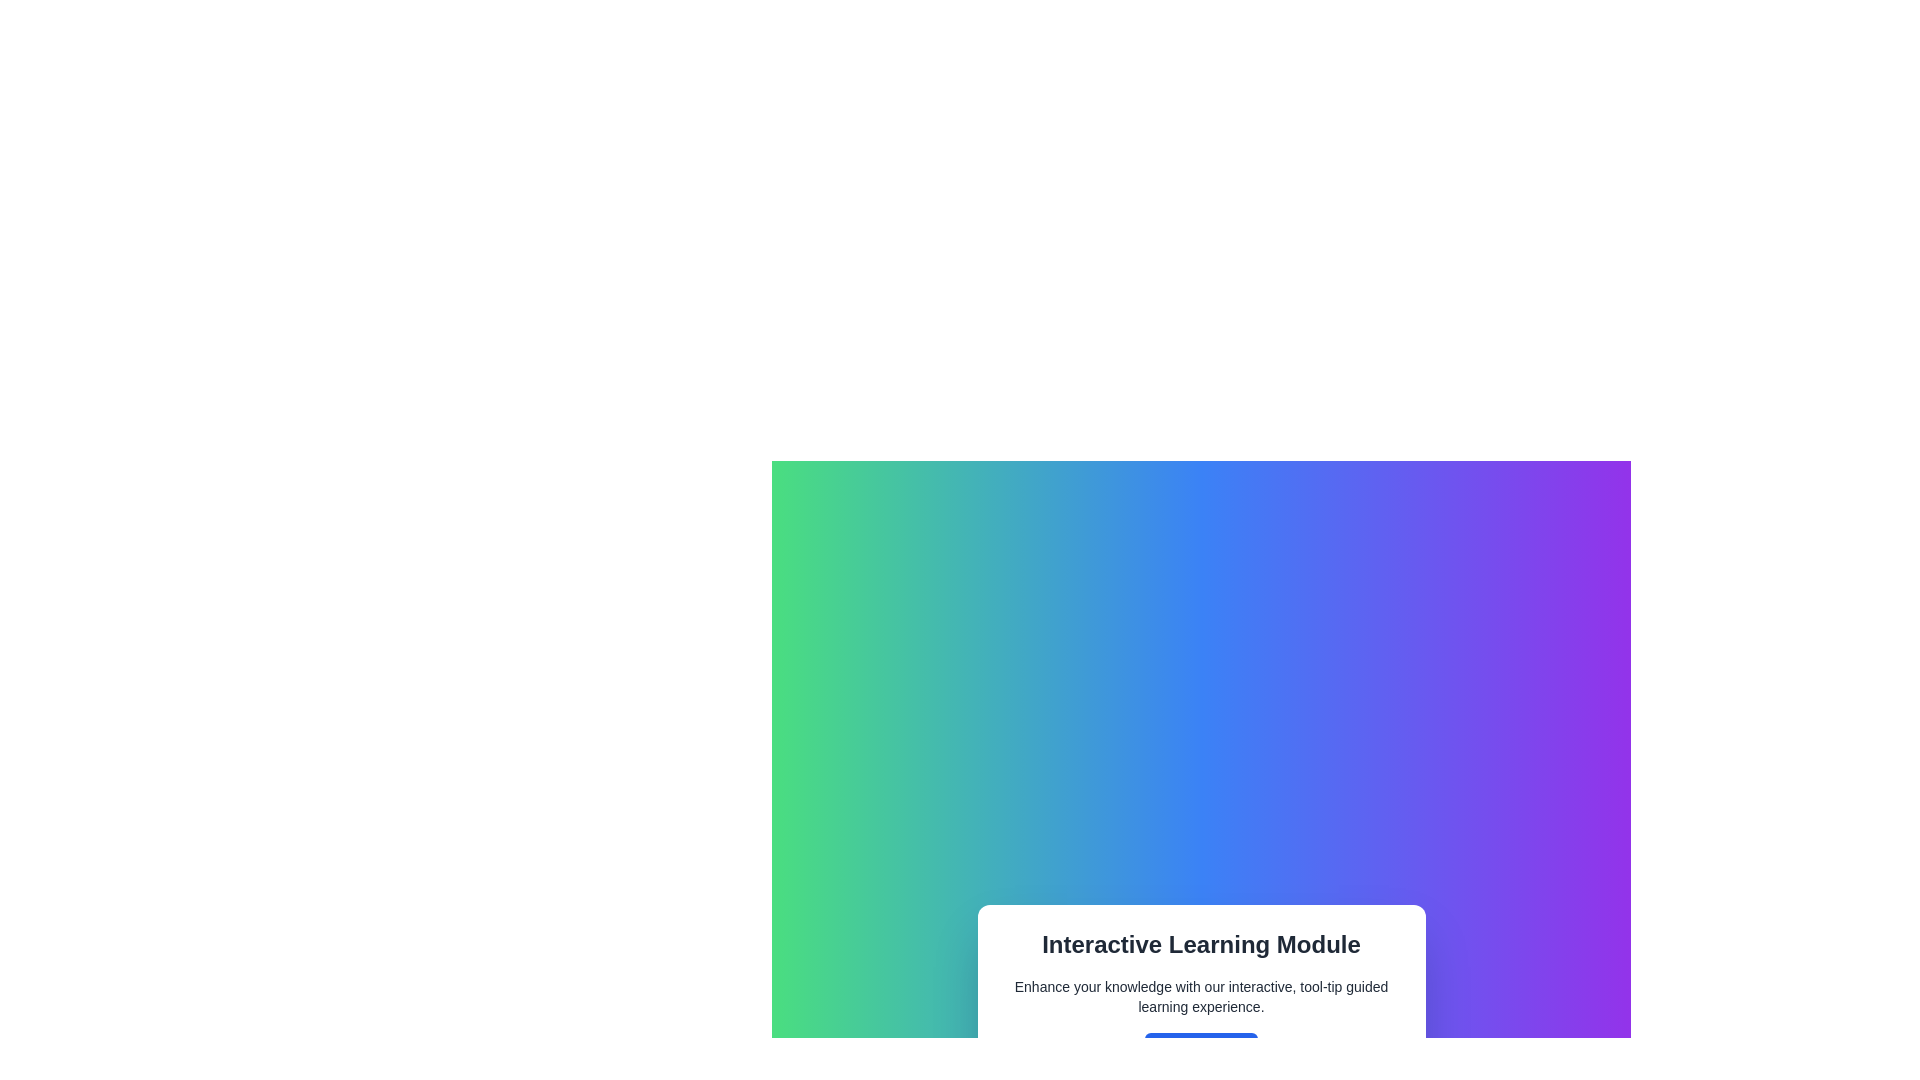  Describe the element at coordinates (1200, 1052) in the screenshot. I see `the prominent blue button labeled 'Learn More'` at that location.